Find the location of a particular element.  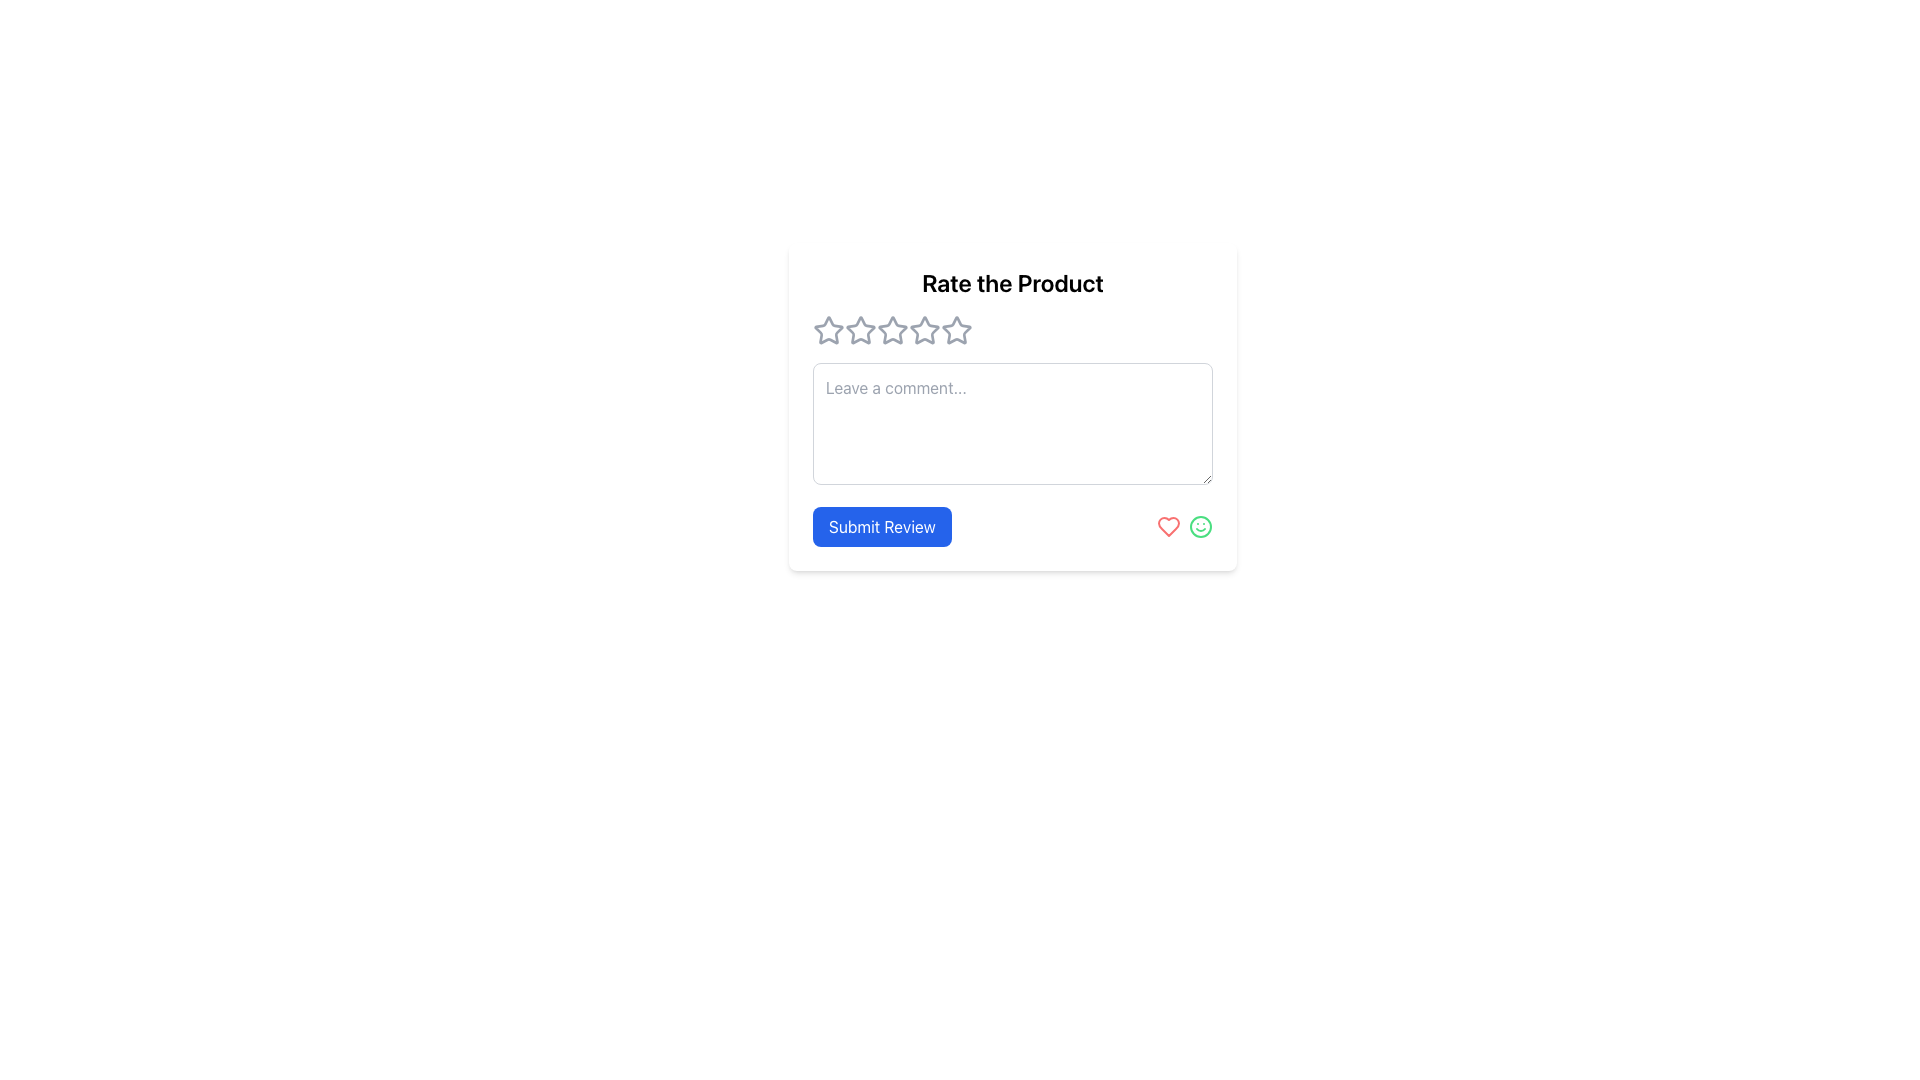

the fifth star icon in the rating system to indicate a 5-star rating is located at coordinates (955, 330).